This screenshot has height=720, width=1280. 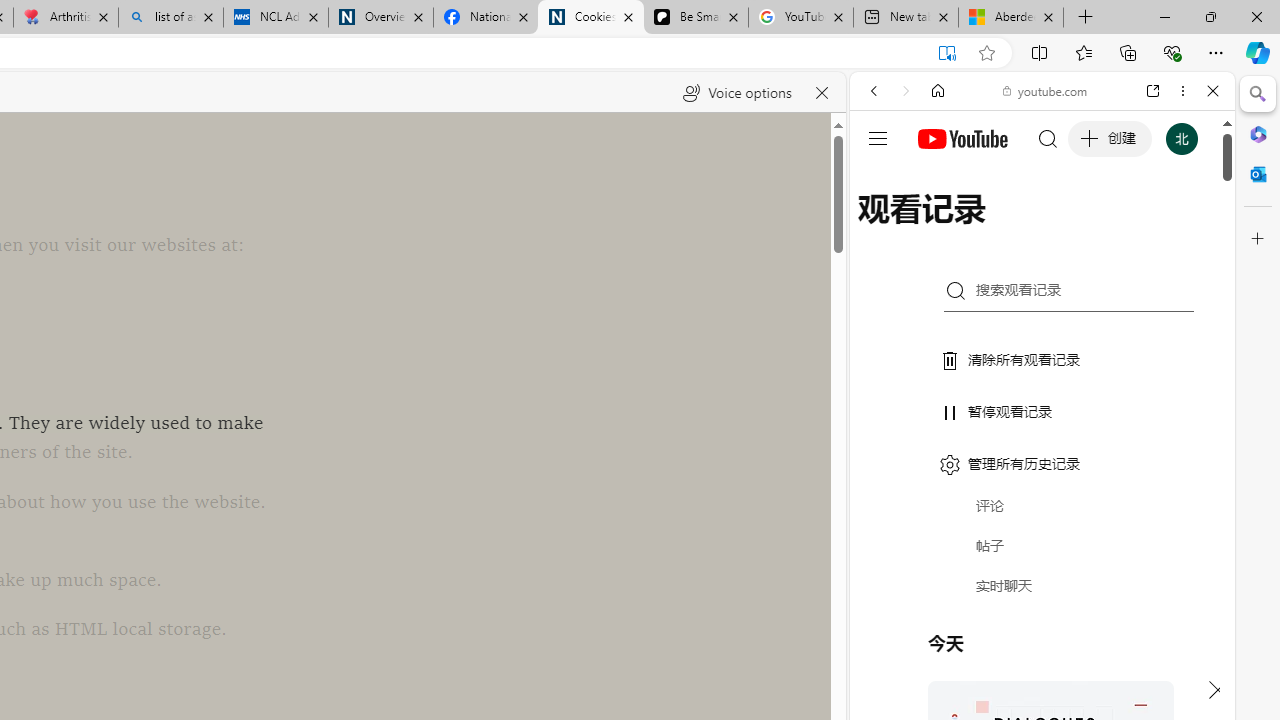 What do you see at coordinates (1006, 227) in the screenshot?
I see `'Search Filter, VIDEOS'` at bounding box center [1006, 227].